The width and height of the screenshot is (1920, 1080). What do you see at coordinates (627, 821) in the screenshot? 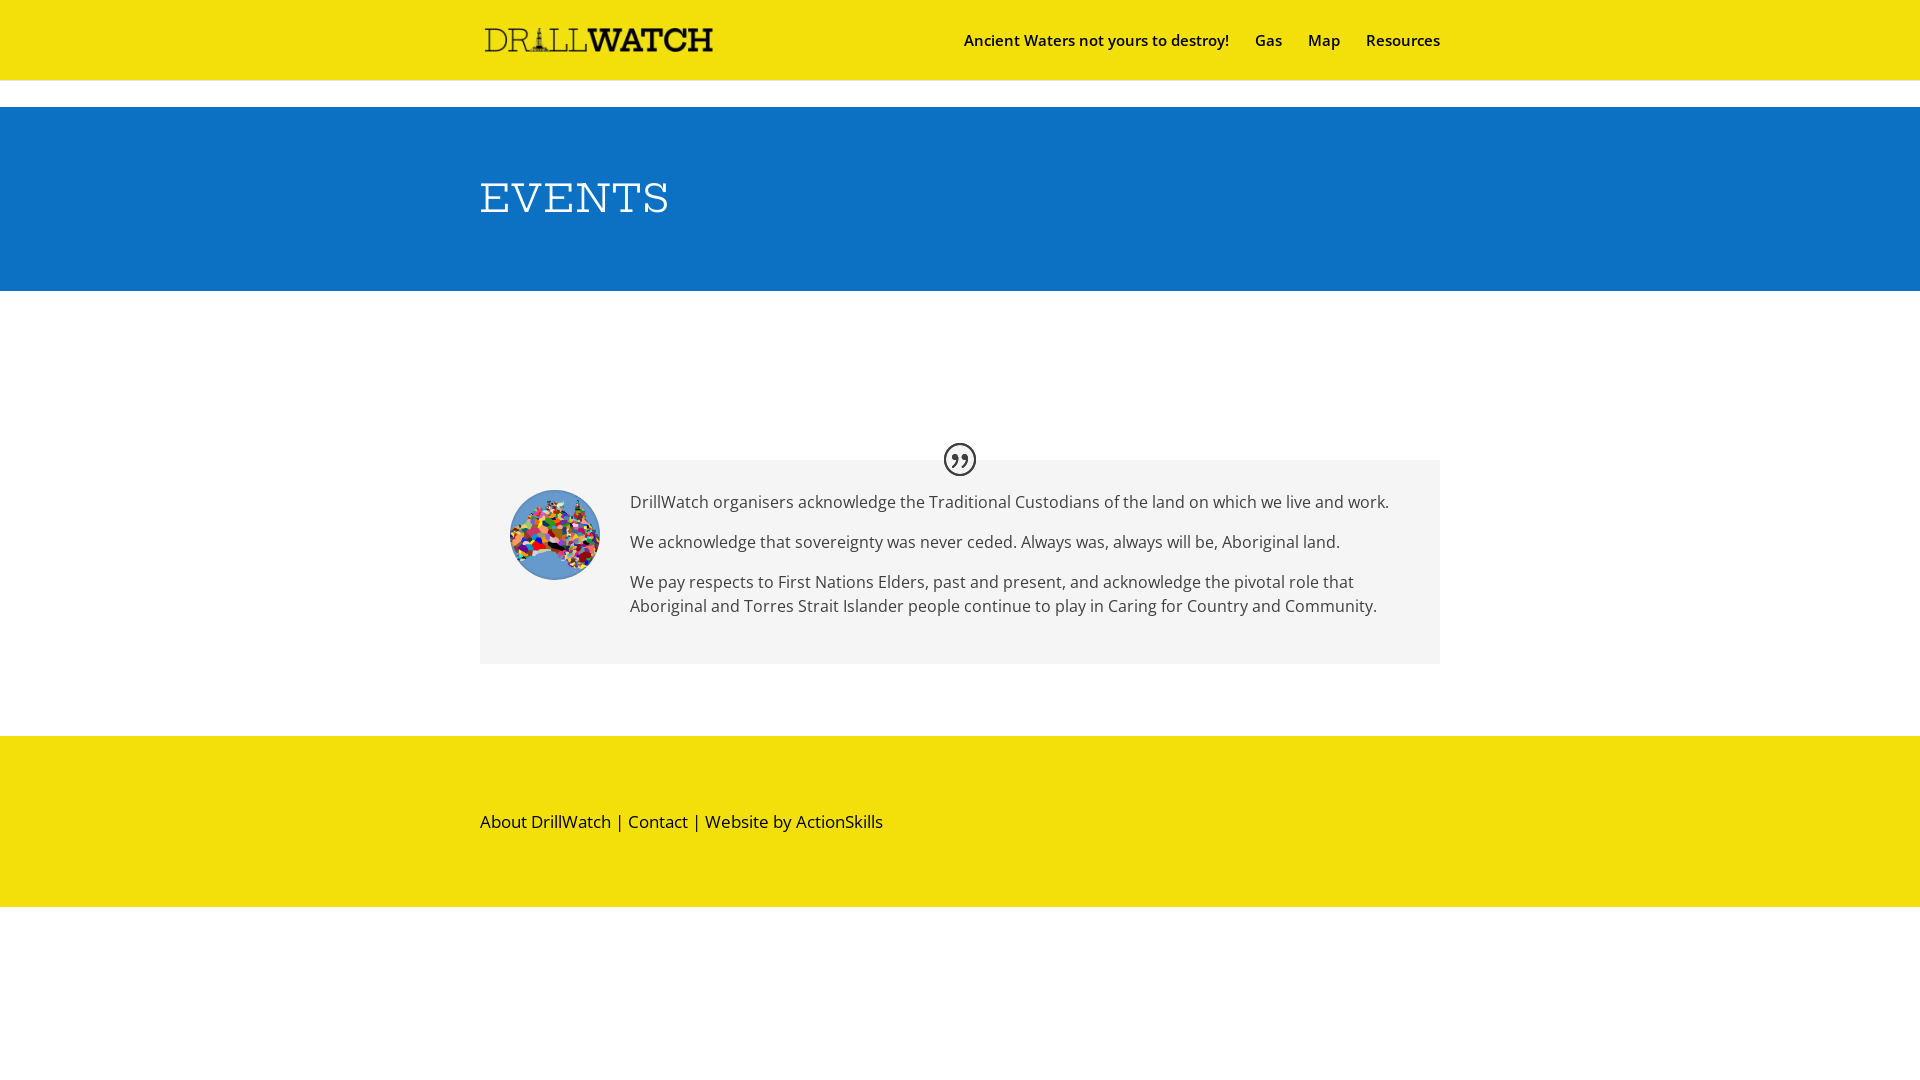
I see `'Contact'` at bounding box center [627, 821].